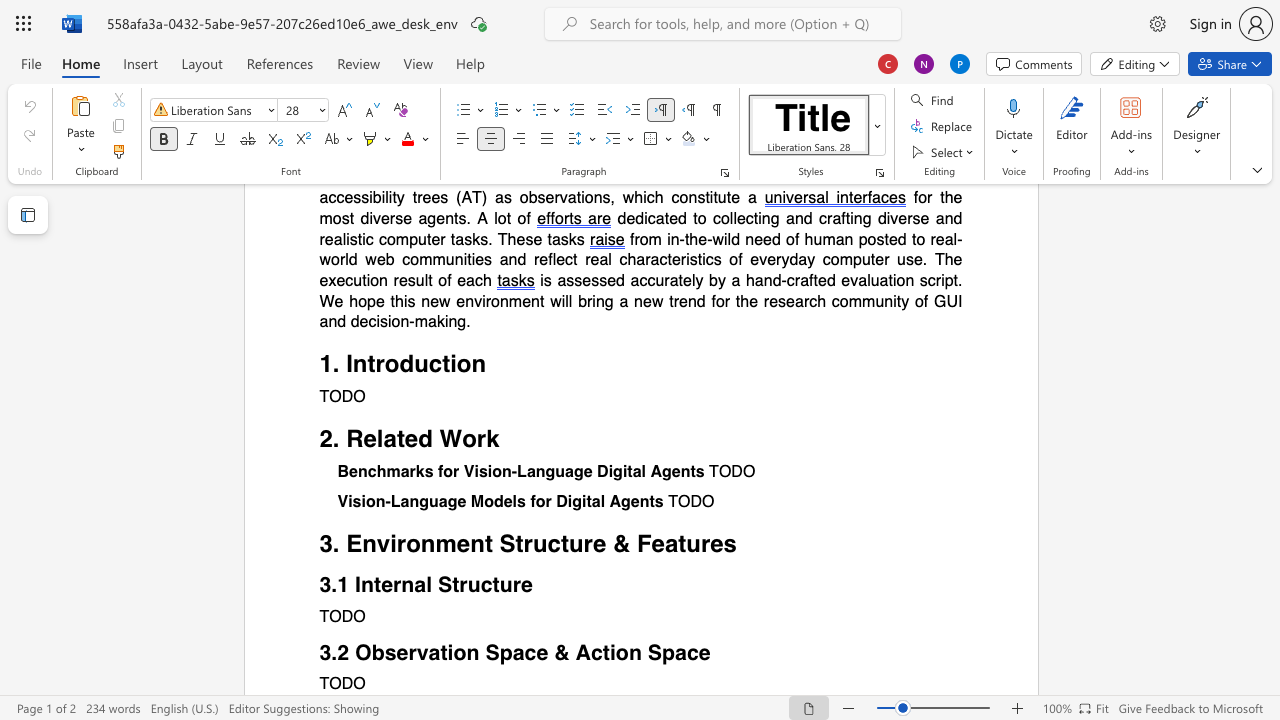  What do you see at coordinates (596, 472) in the screenshot?
I see `the subset text "Digital A" within the text "Benchmarks for Vision-Language Digital Agents"` at bounding box center [596, 472].